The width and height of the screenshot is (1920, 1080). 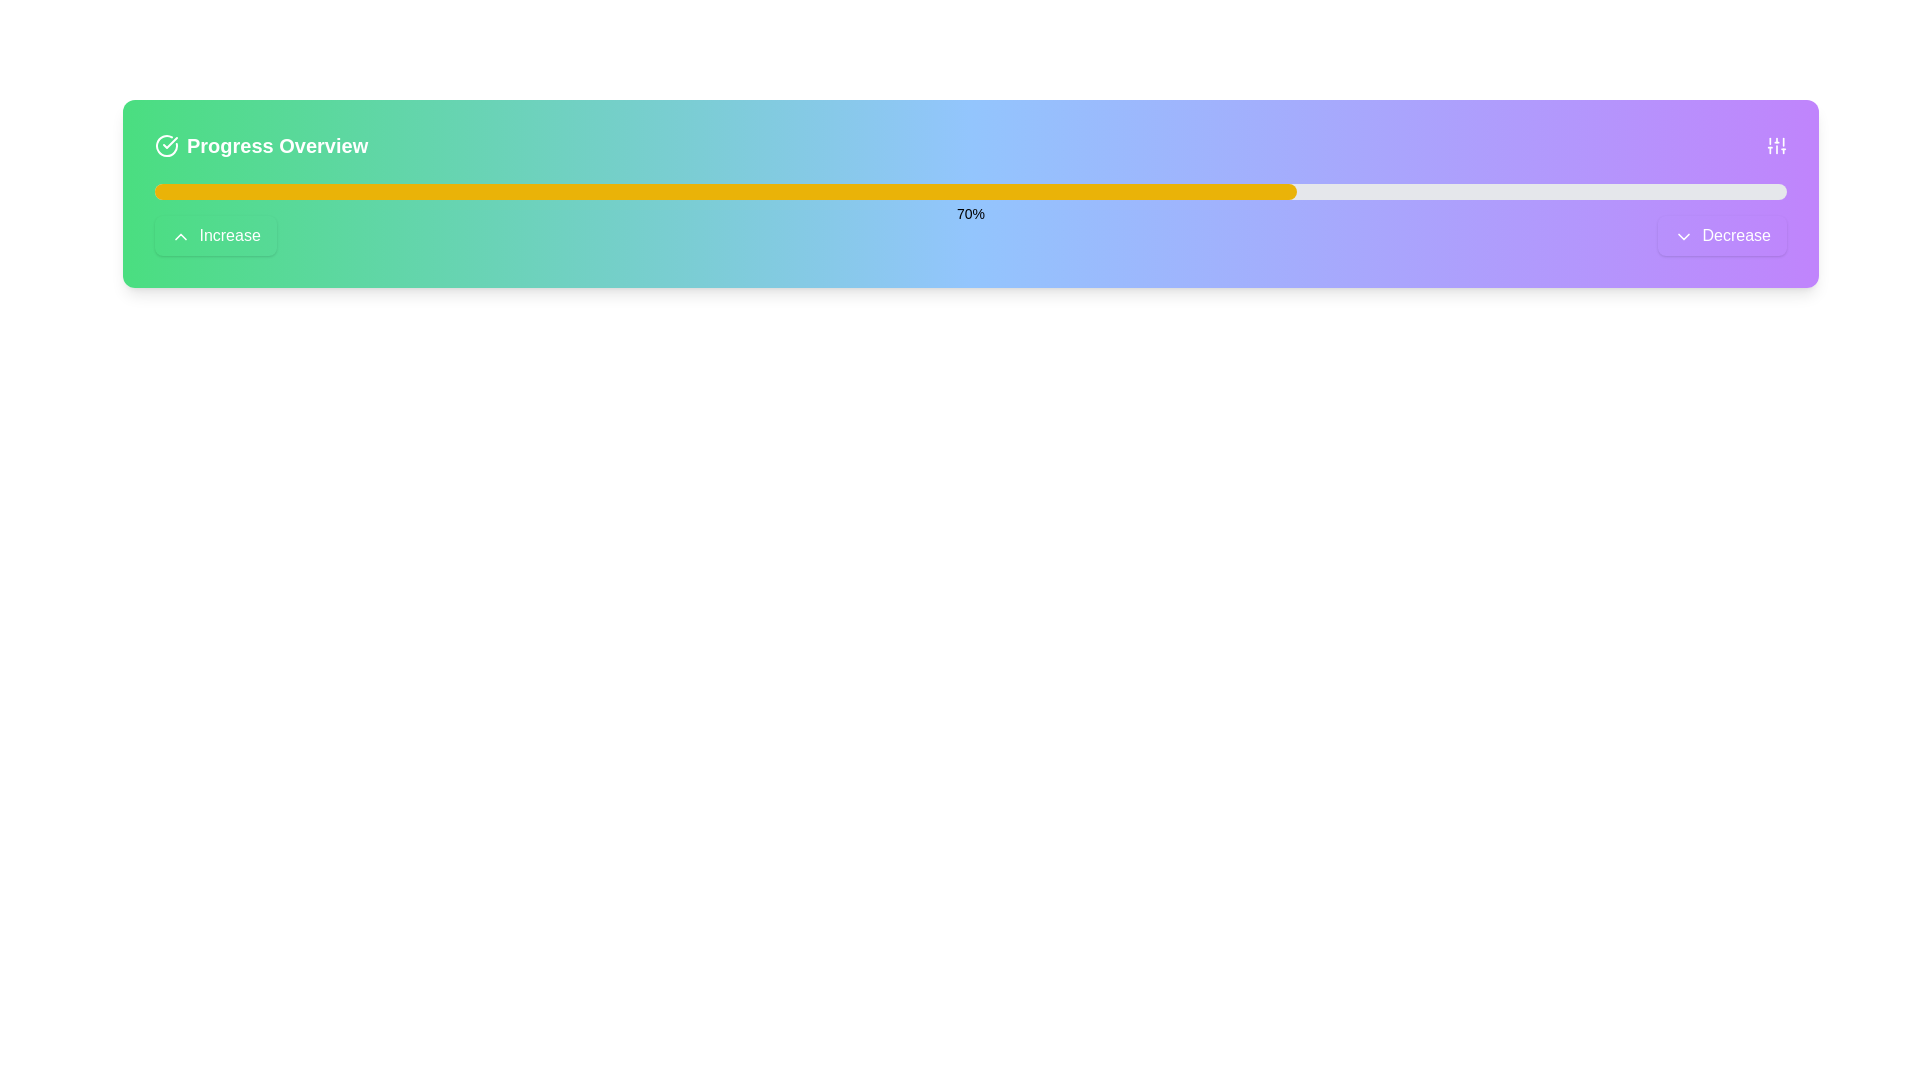 I want to click on the 'Increase' button containing the upward-facing chevron icon, so click(x=181, y=234).